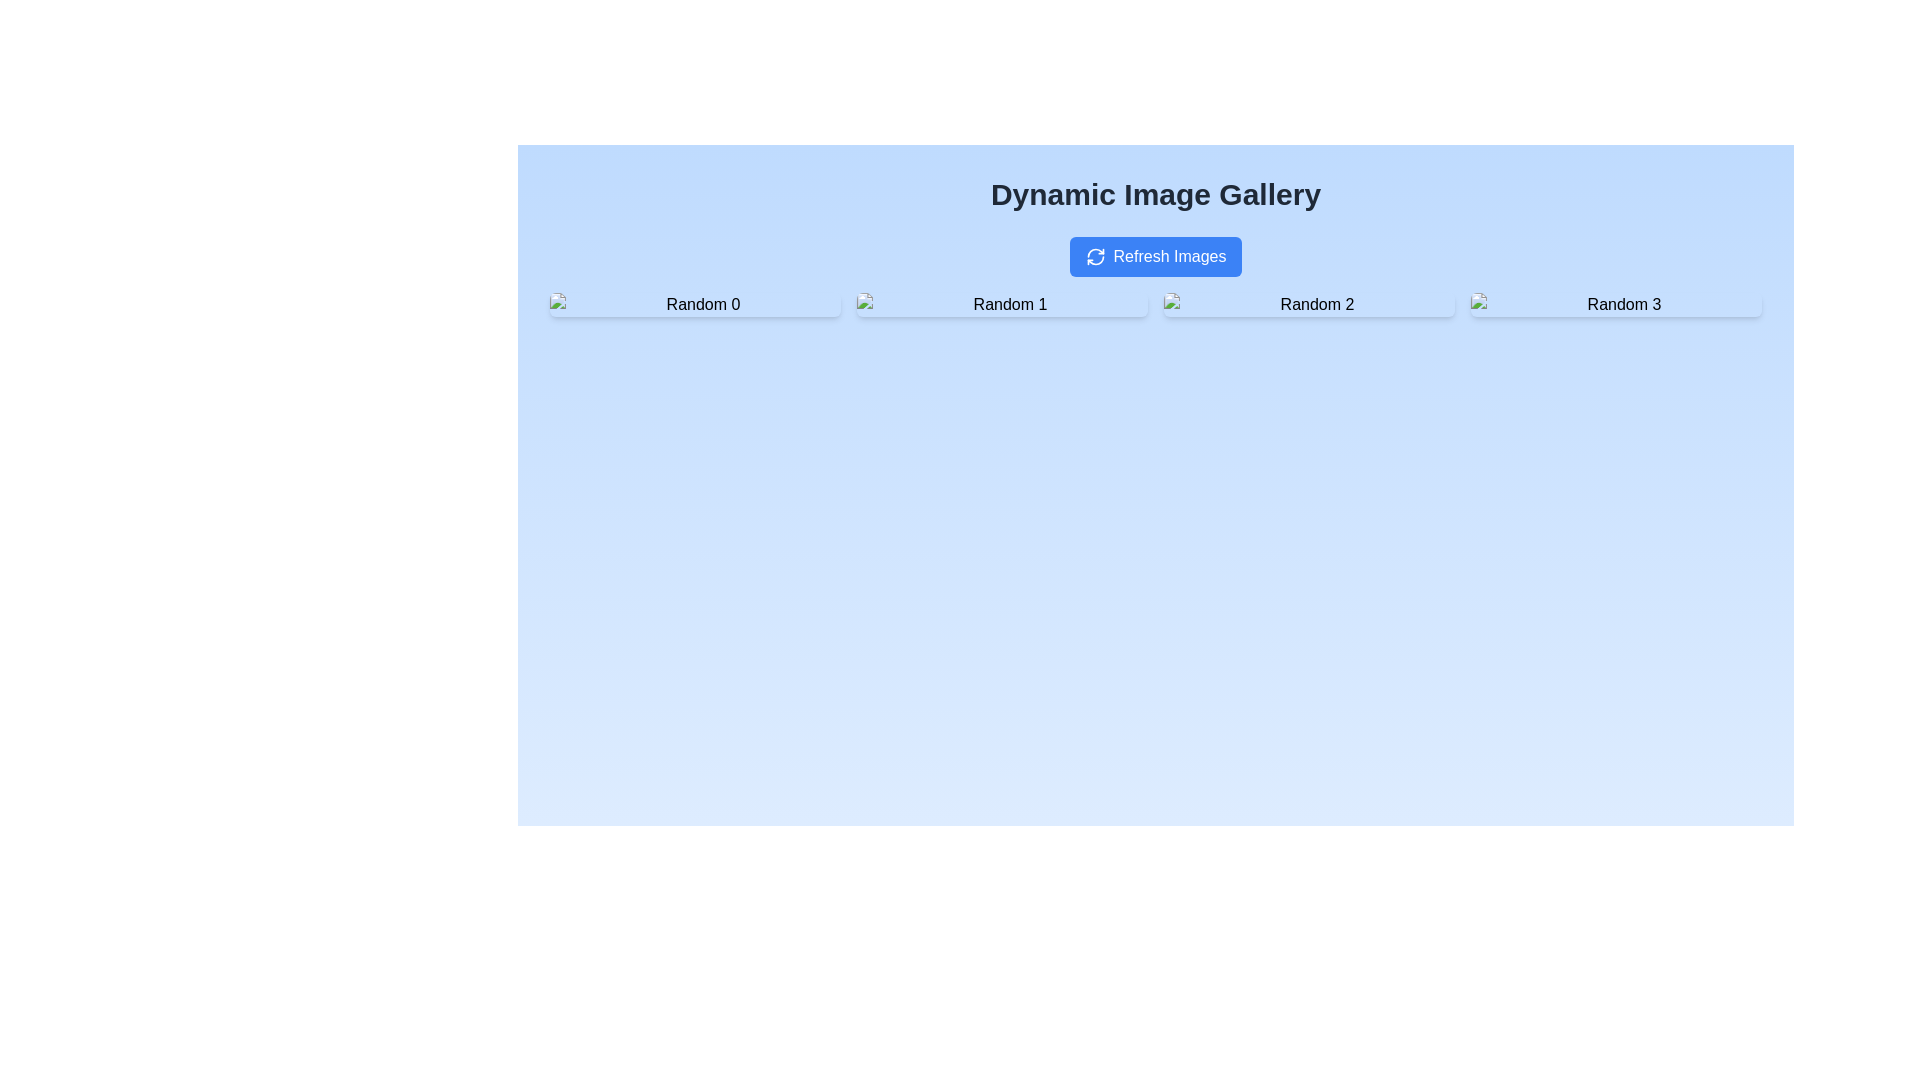 The image size is (1920, 1080). Describe the element at coordinates (1156, 256) in the screenshot. I see `the refresh button located below the 'Dynamic Image Gallery' title` at that location.